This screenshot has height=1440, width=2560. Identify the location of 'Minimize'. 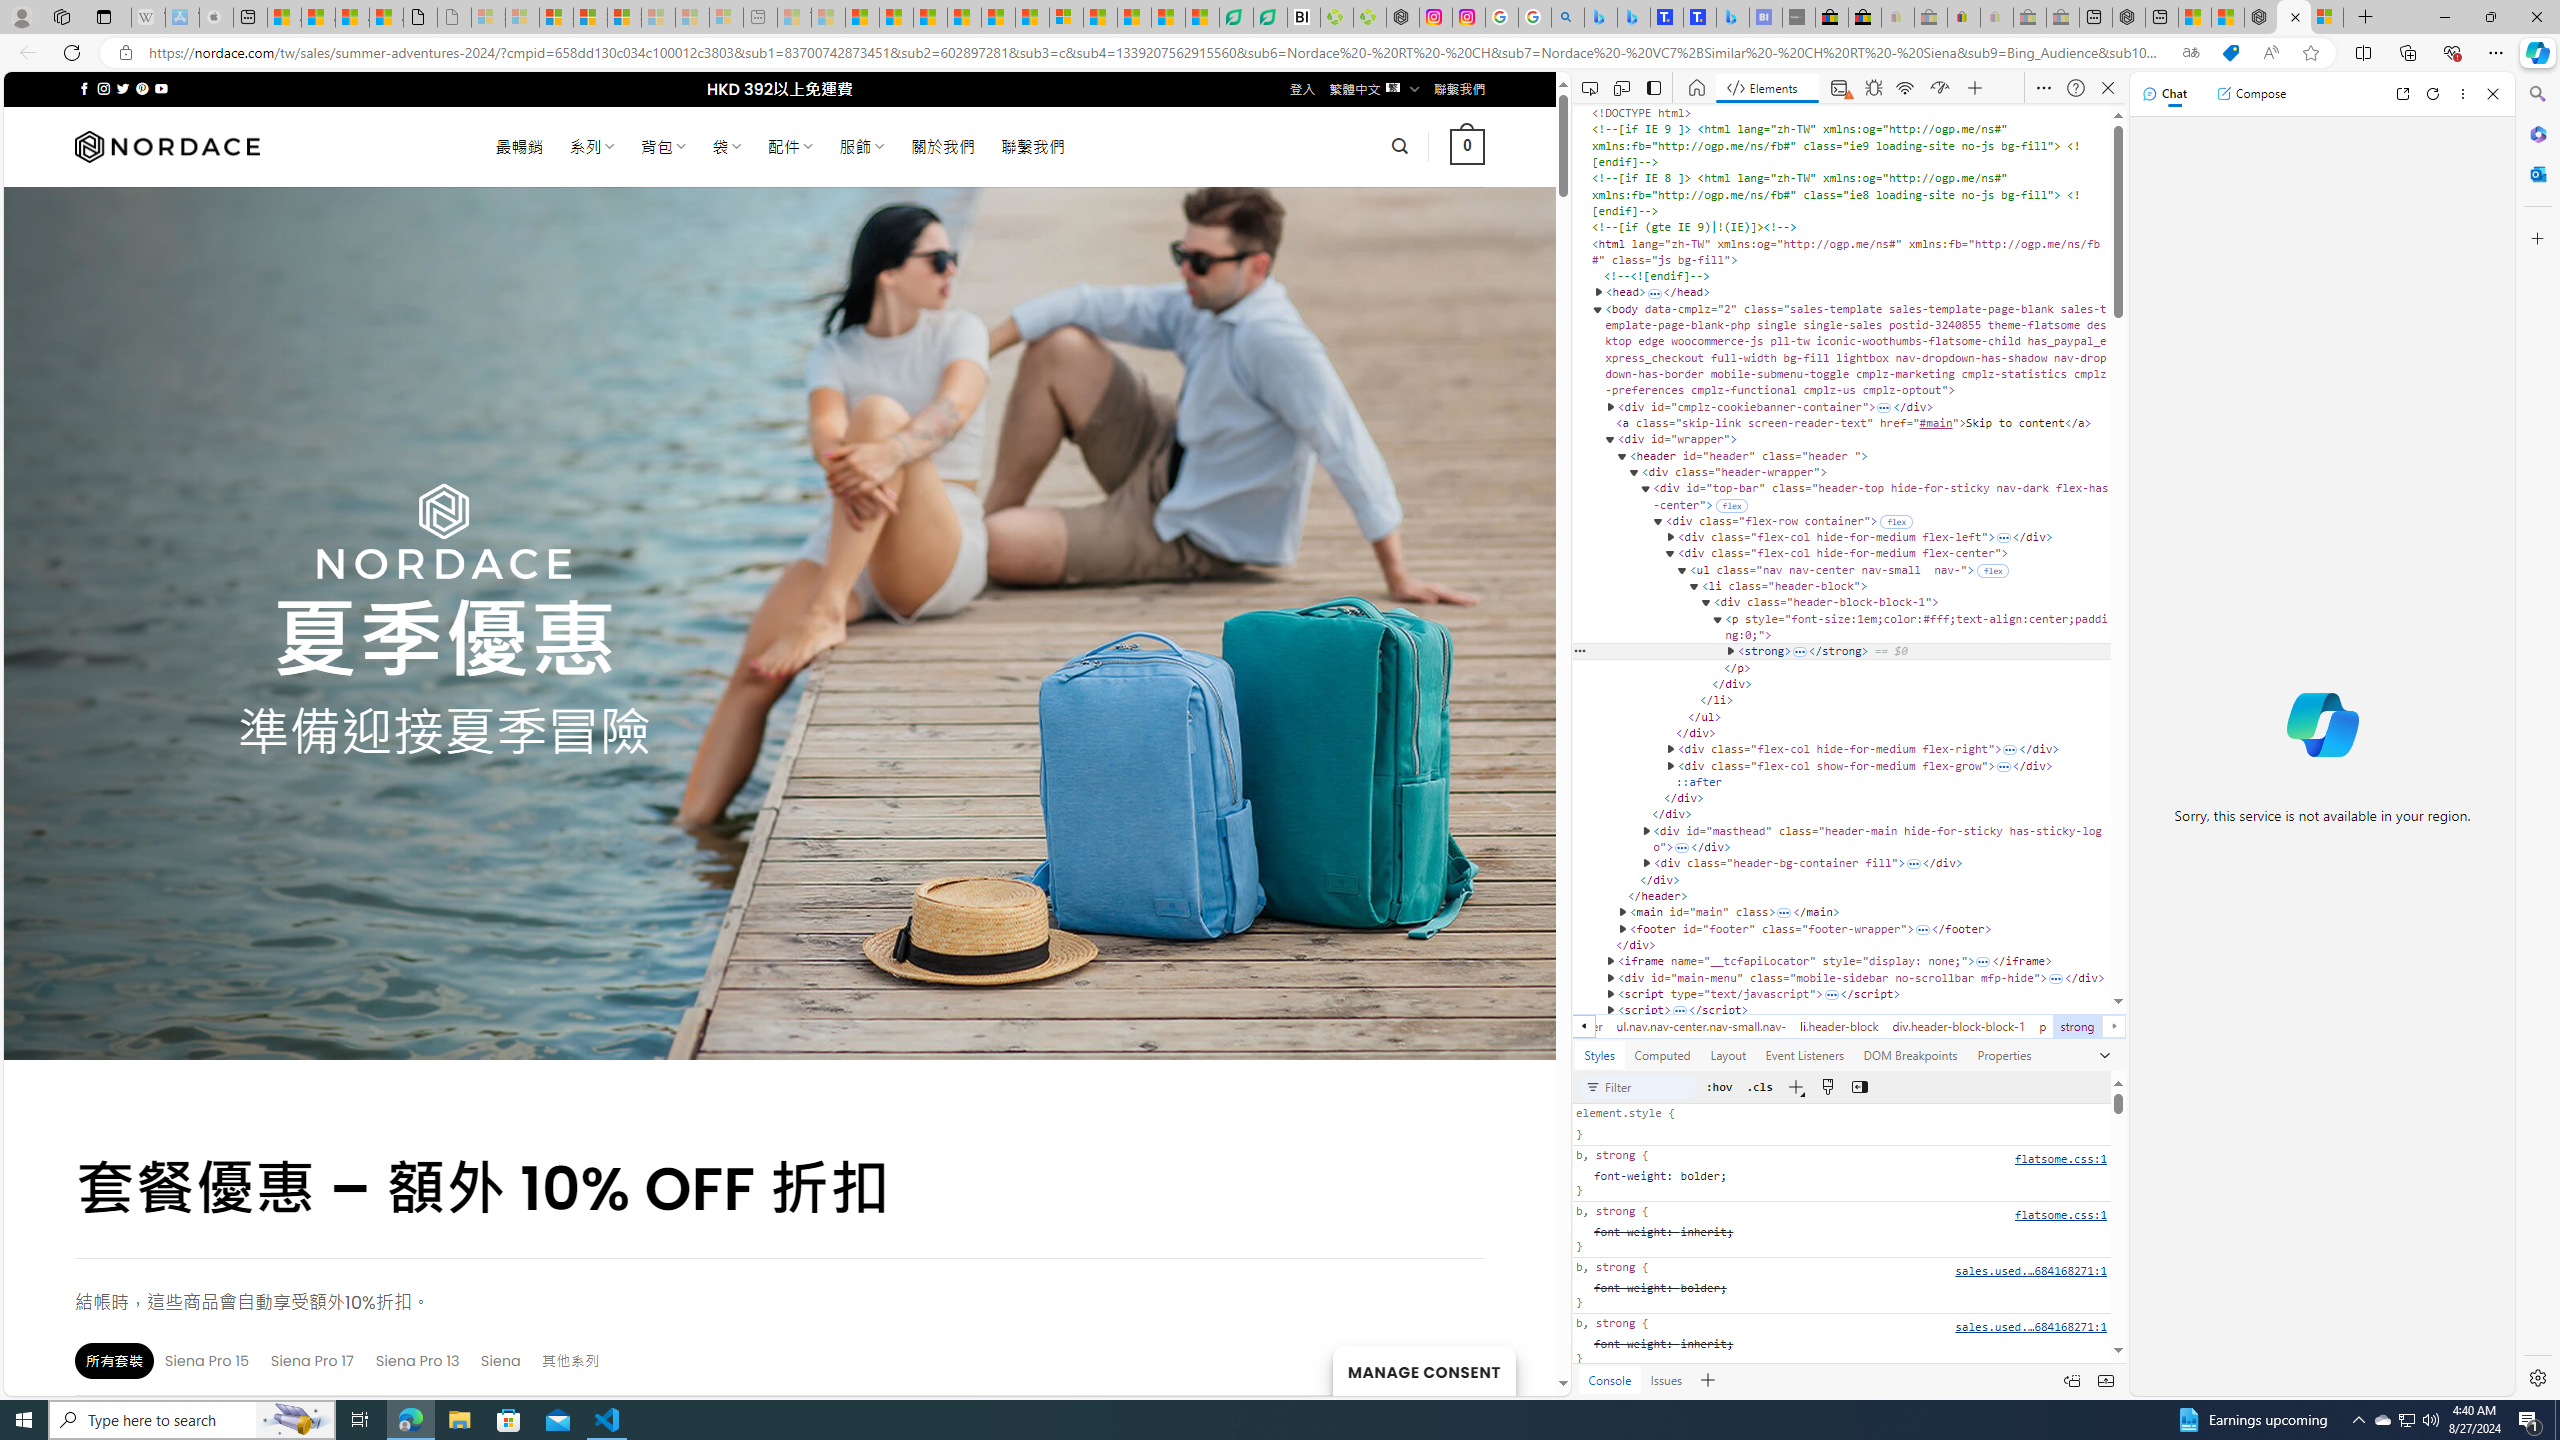
(2443, 16).